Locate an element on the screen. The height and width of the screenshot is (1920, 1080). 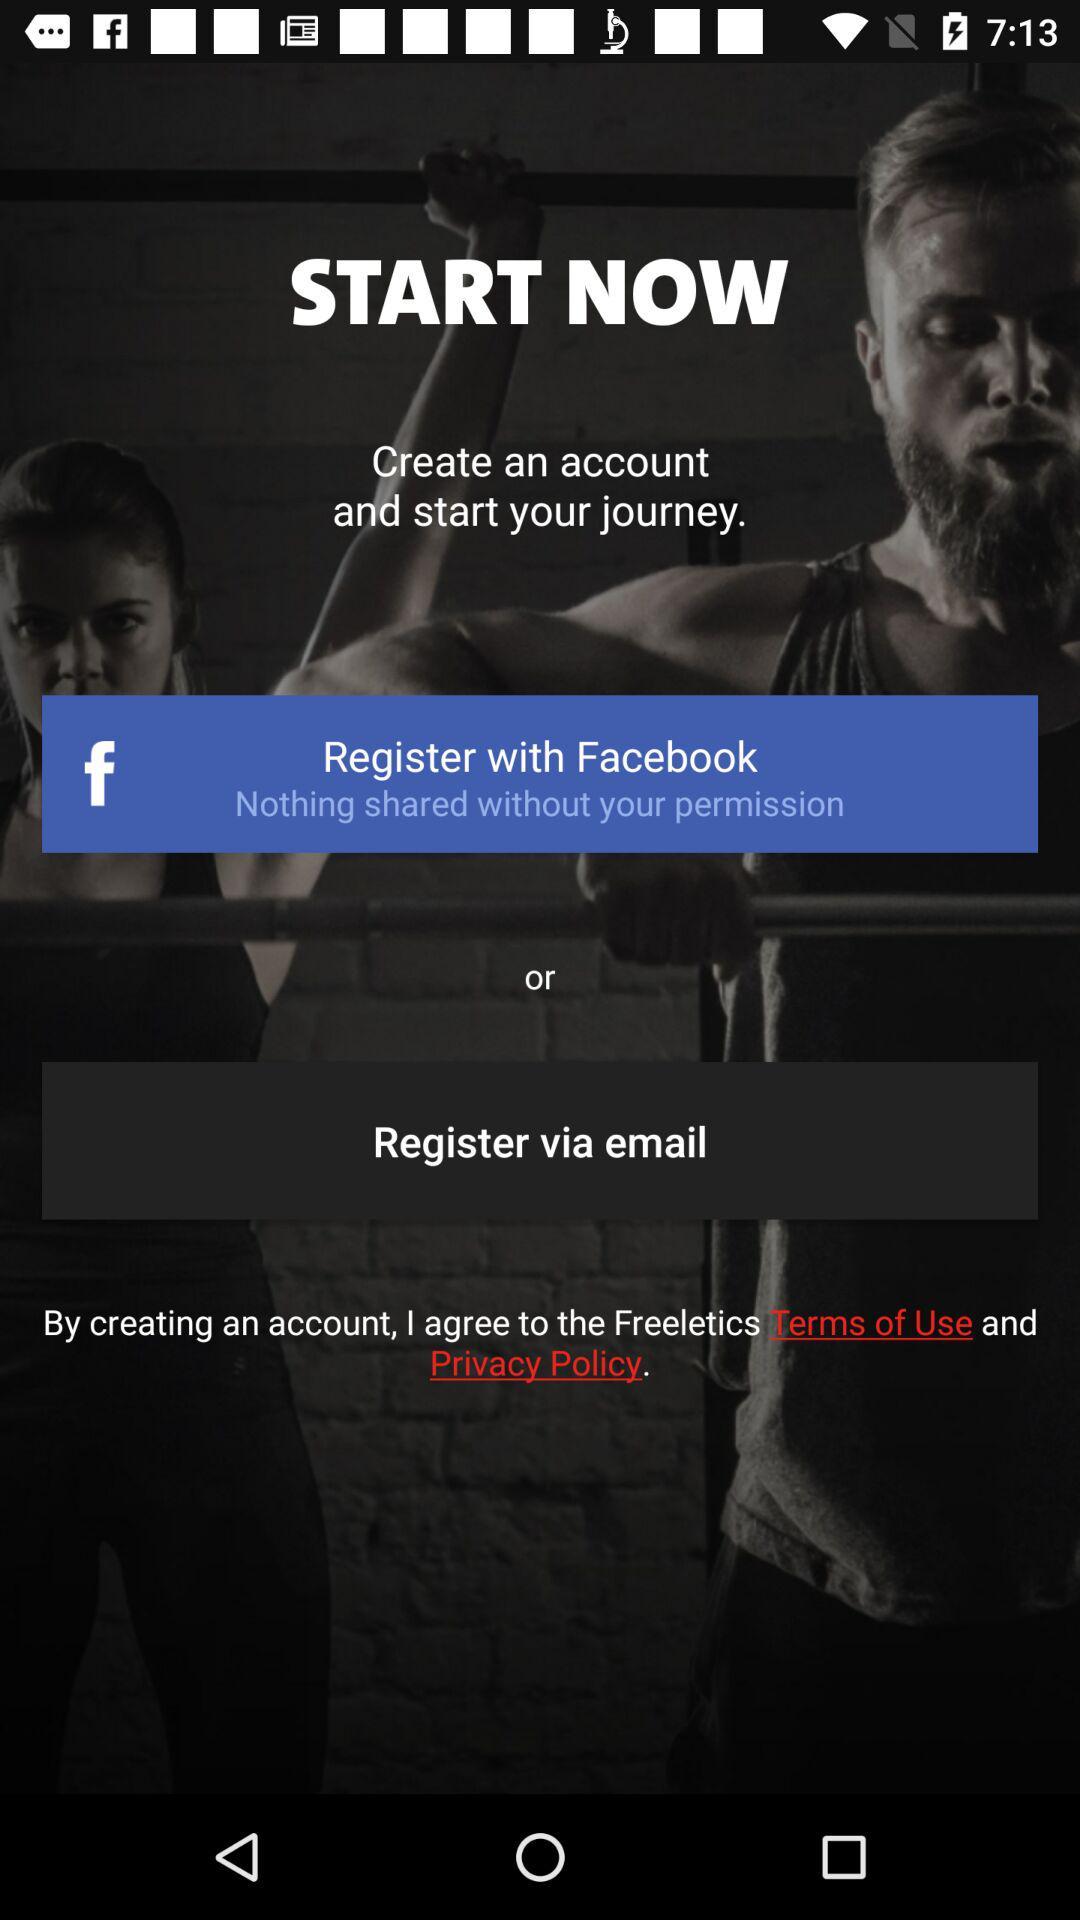
the icon below the or is located at coordinates (540, 1140).